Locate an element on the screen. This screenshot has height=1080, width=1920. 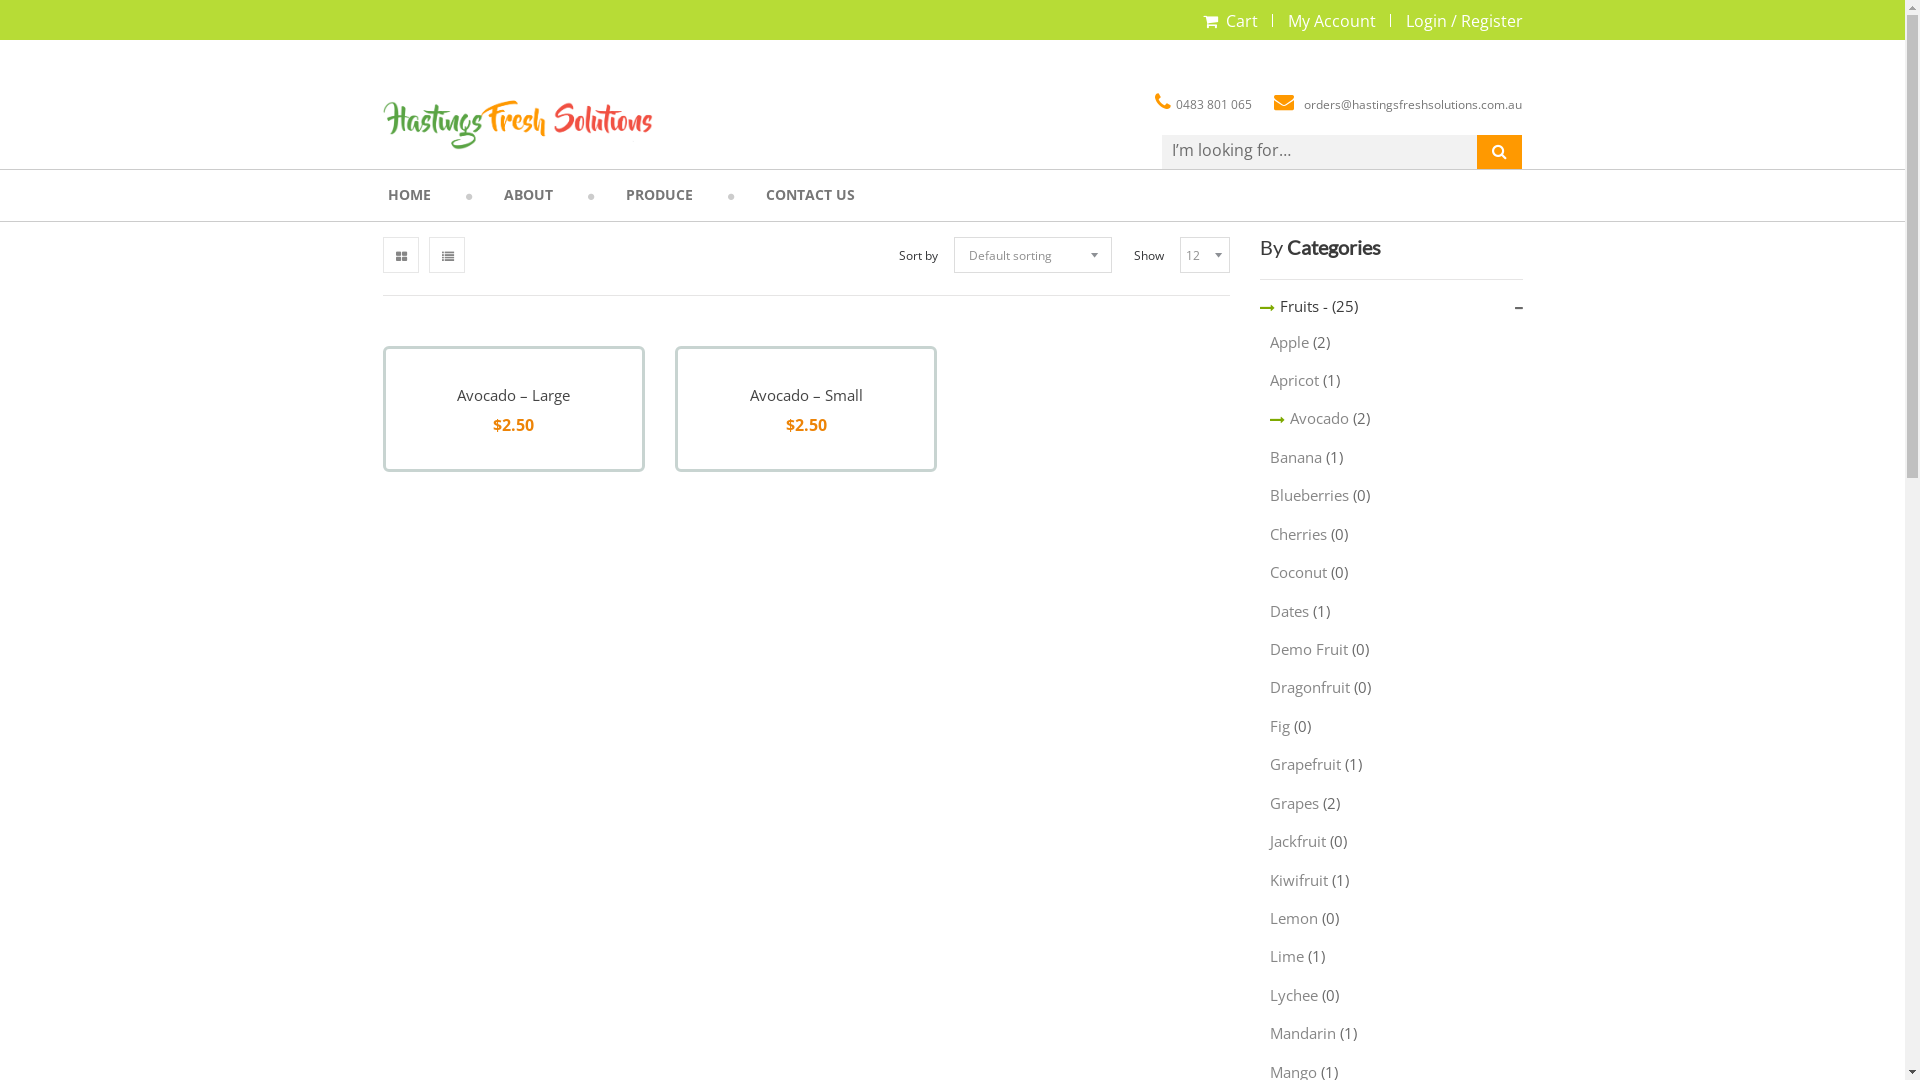
'Cart' is located at coordinates (1241, 20).